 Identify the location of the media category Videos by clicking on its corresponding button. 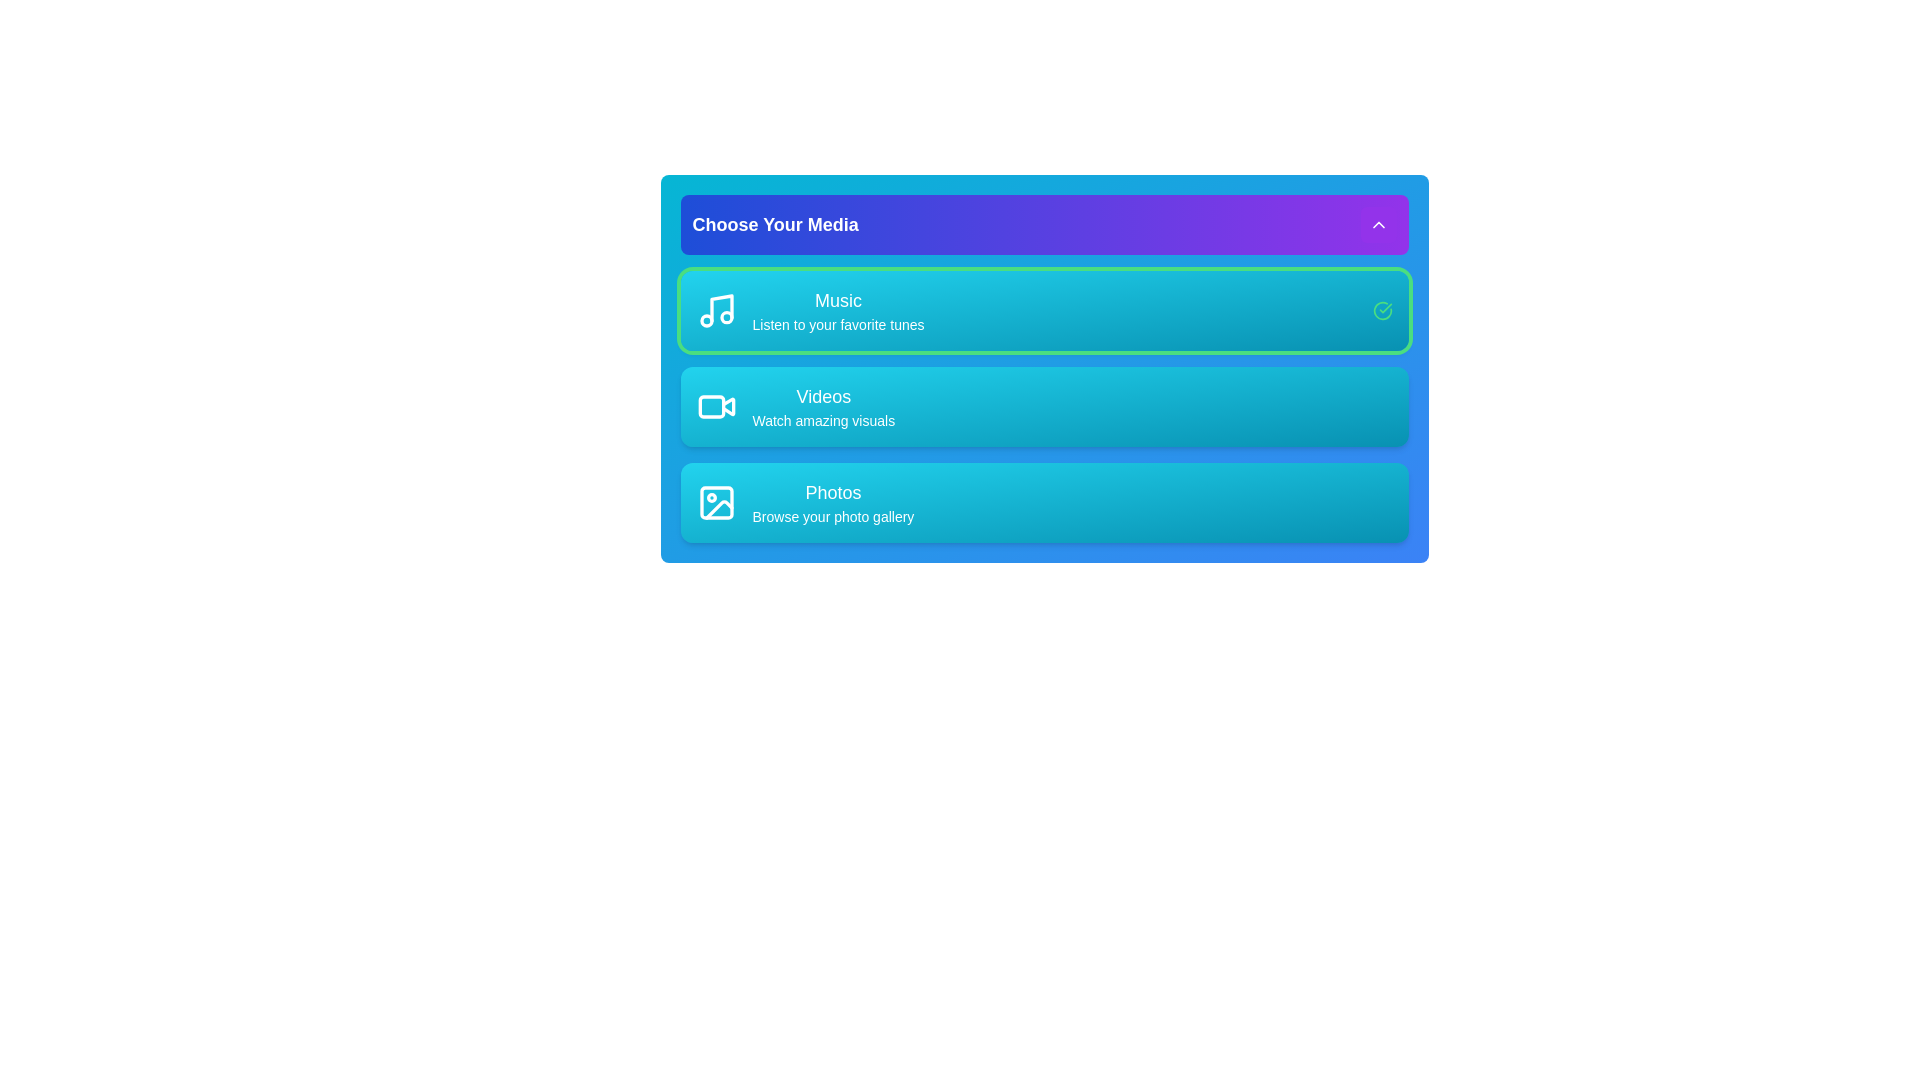
(794, 406).